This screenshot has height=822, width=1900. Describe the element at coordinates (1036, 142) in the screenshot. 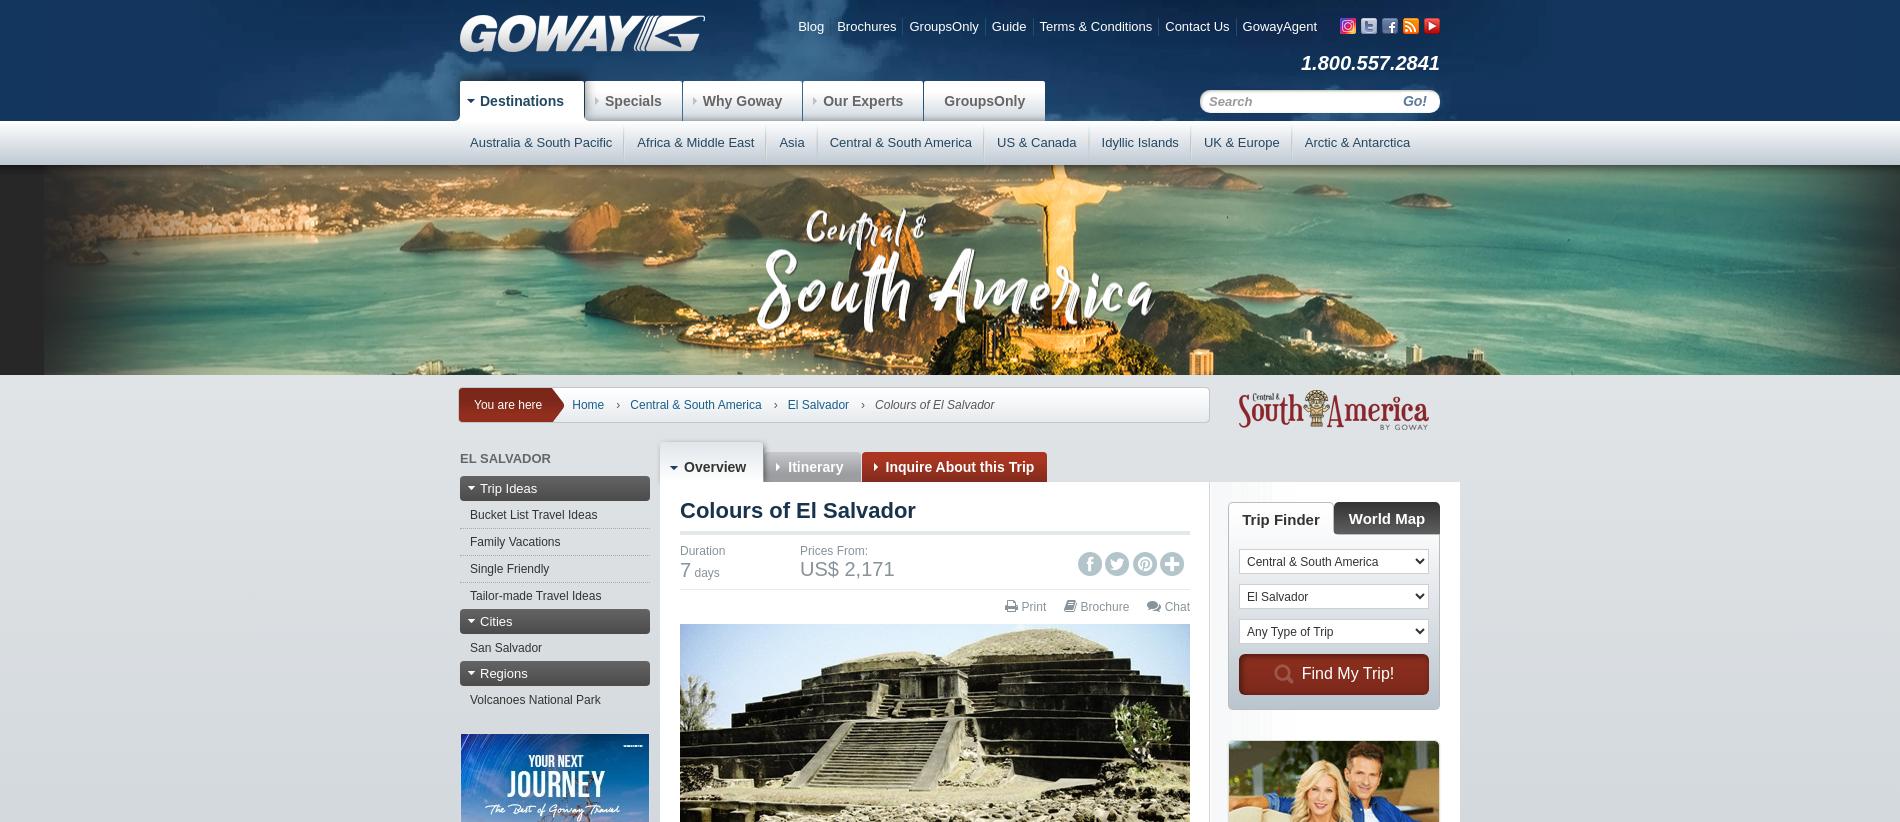

I see `'US & Canada'` at that location.